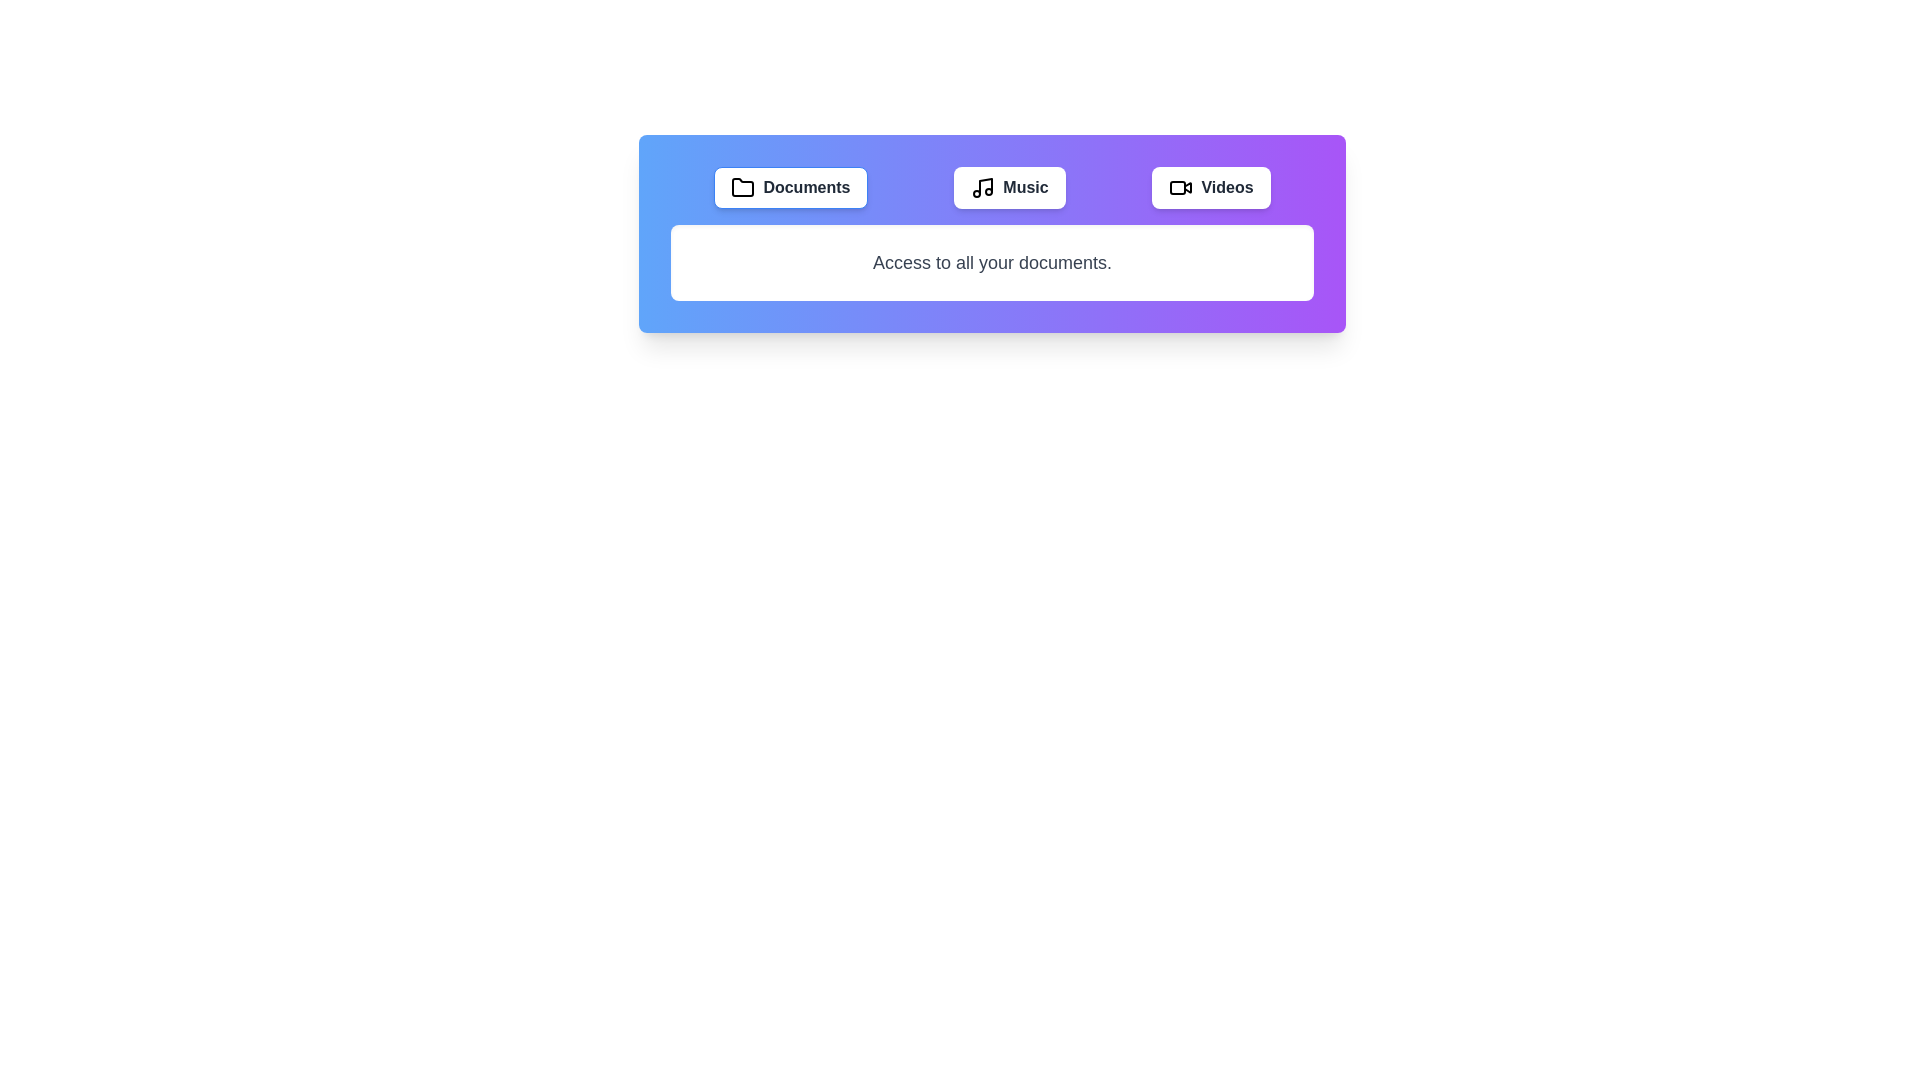  I want to click on the tab labeled Videos by clicking on its header, so click(1210, 188).